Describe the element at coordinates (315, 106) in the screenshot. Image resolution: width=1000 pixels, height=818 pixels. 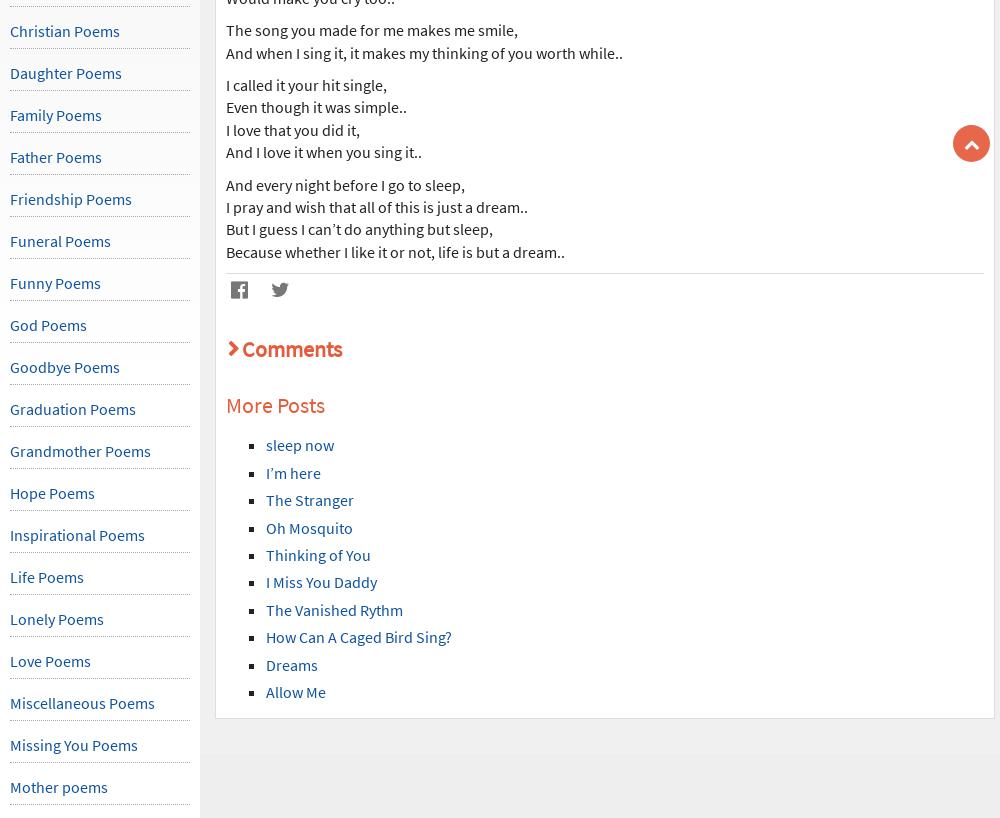
I see `'Even though it was simple..'` at that location.